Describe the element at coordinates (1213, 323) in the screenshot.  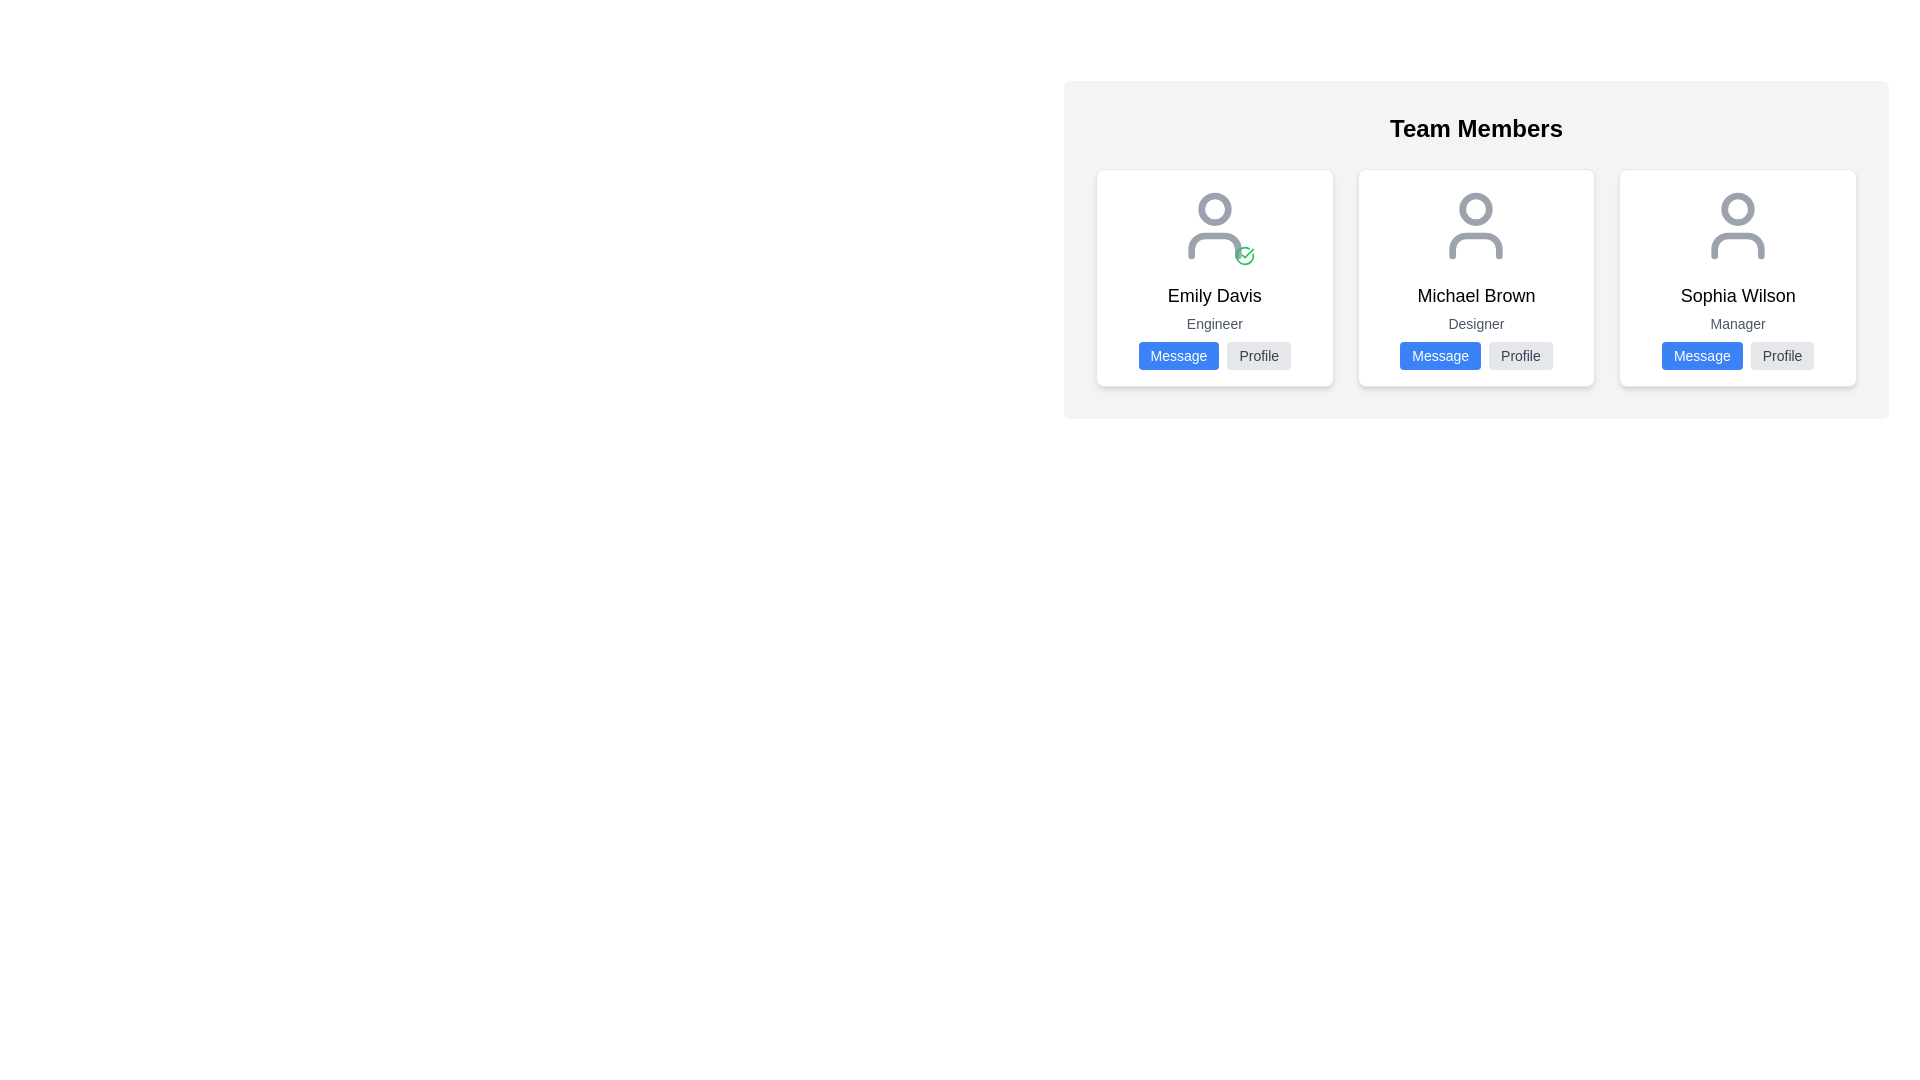
I see `the label displaying the job title of Emily Davis, which is positioned in the middle column of the layout, located between the name and the buttons for Message and Profile` at that location.